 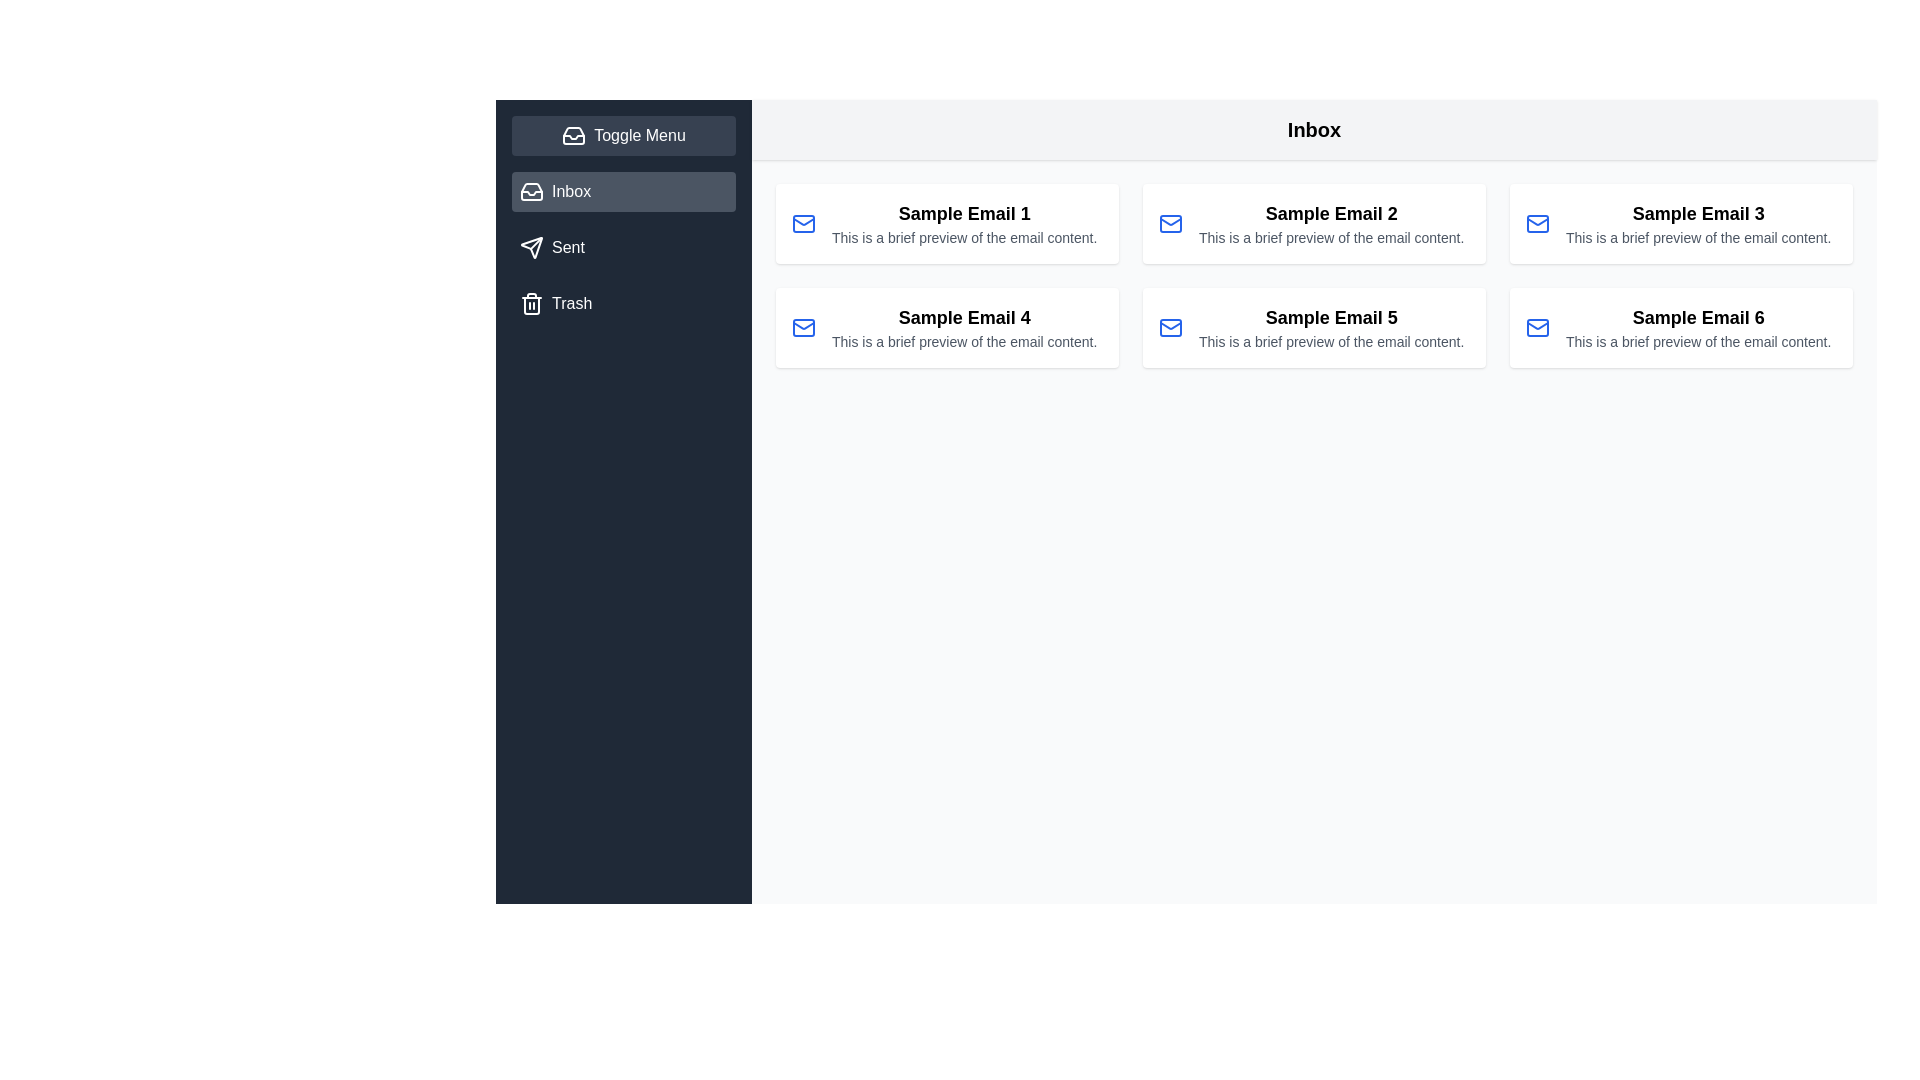 I want to click on the 'Sent' navigation menu icon located in the sidebar of the application interface, so click(x=532, y=246).